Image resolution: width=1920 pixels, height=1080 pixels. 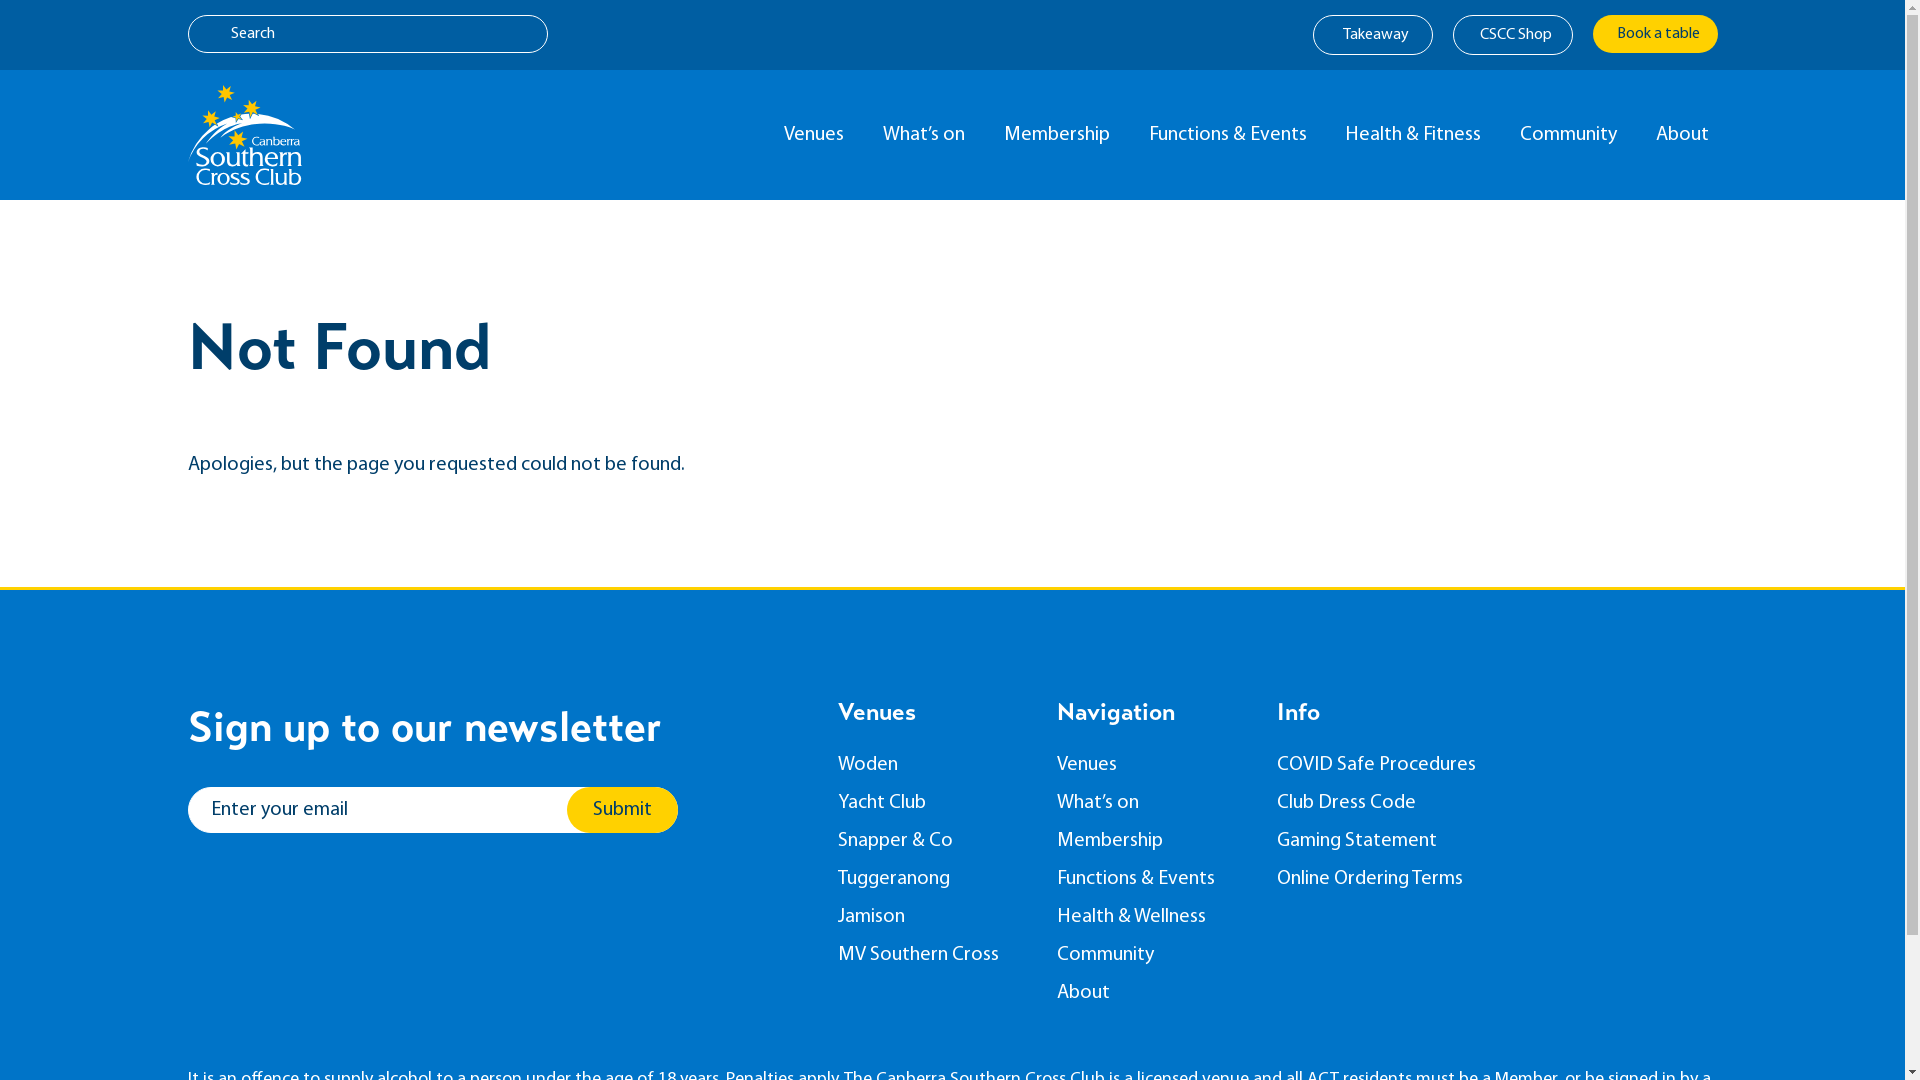 I want to click on 'Takeaway', so click(x=1371, y=34).